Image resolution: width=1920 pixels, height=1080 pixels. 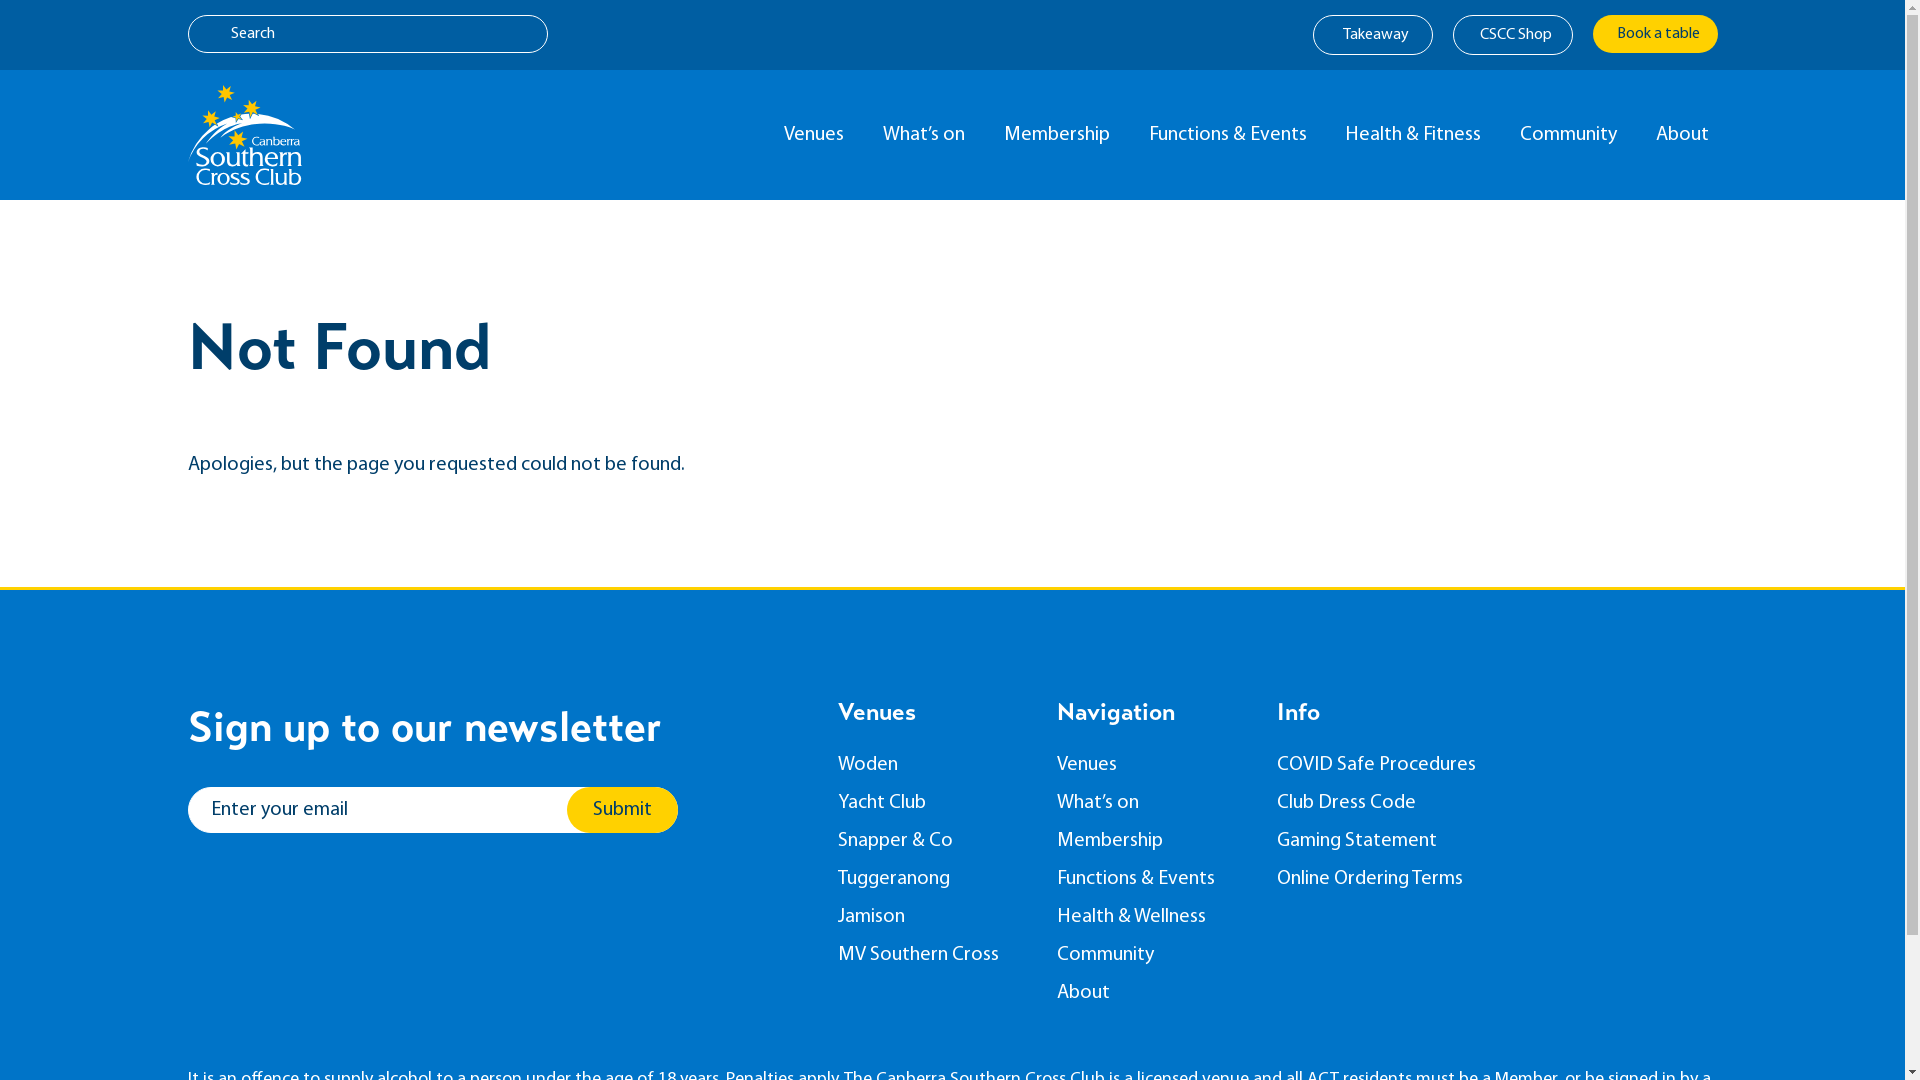 I want to click on 'Takeaway', so click(x=1371, y=34).